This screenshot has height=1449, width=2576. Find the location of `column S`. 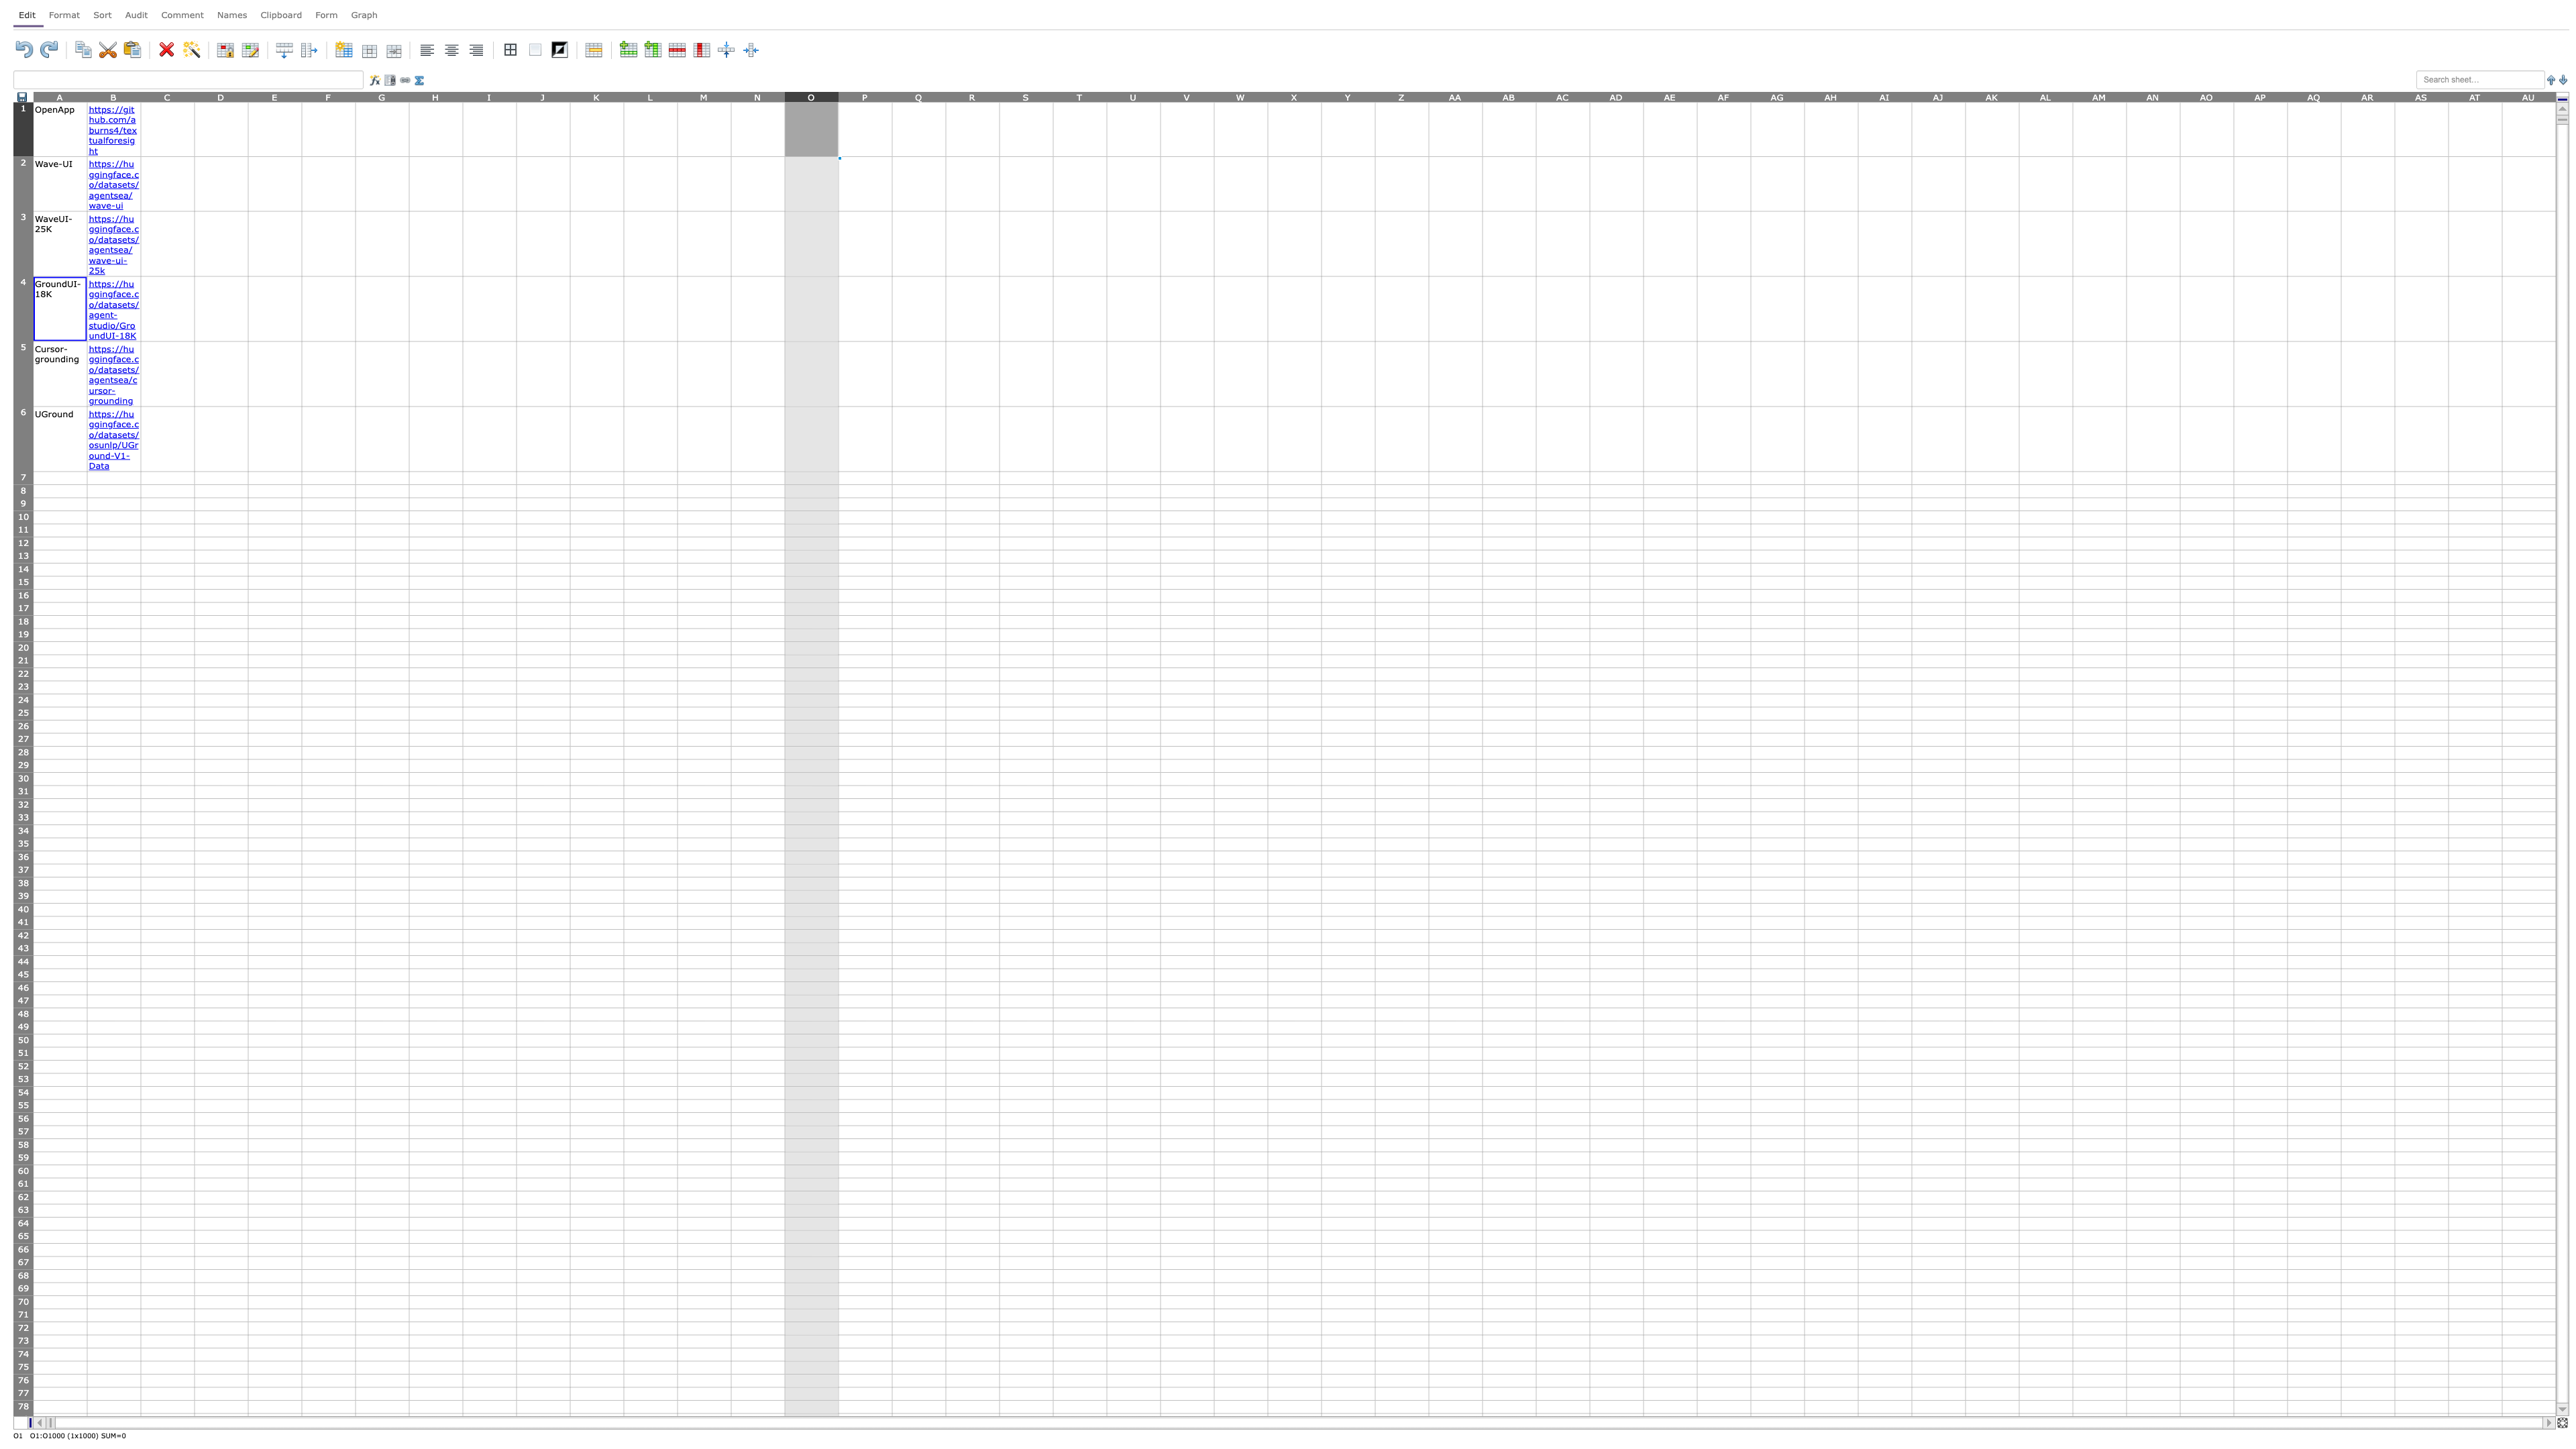

column S is located at coordinates (1025, 95).